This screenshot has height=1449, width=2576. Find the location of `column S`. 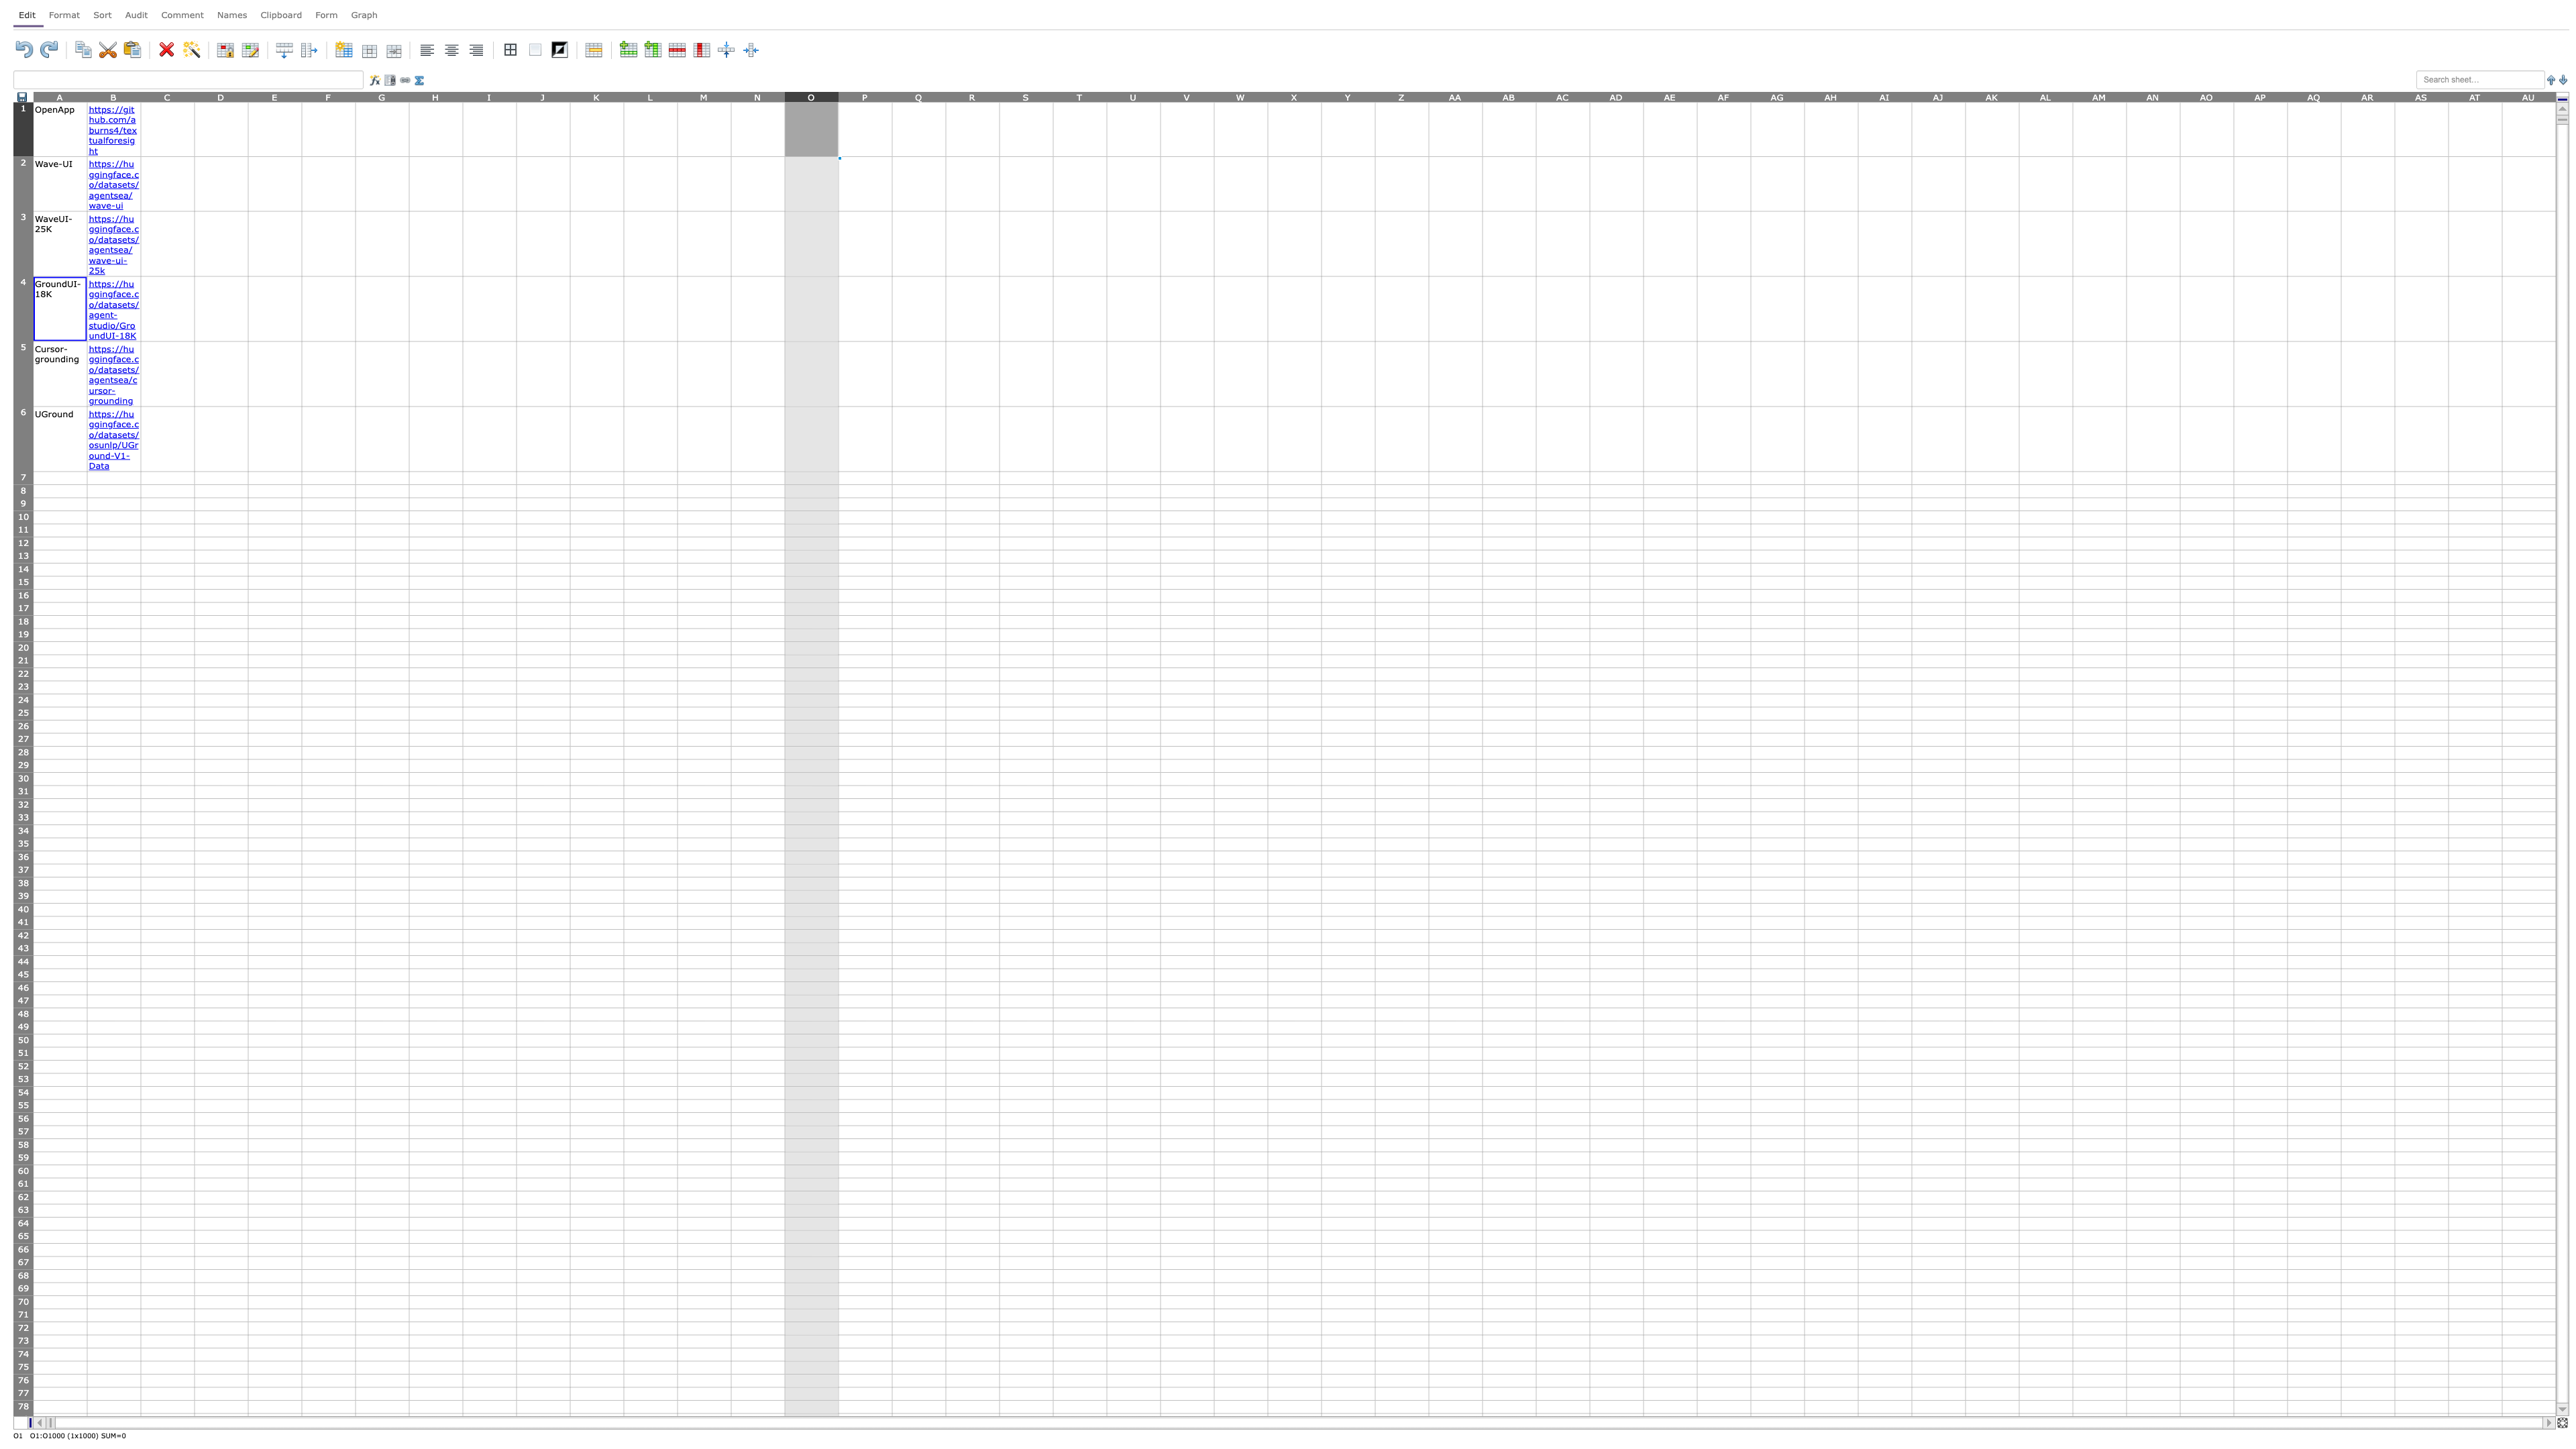

column S is located at coordinates (1025, 95).